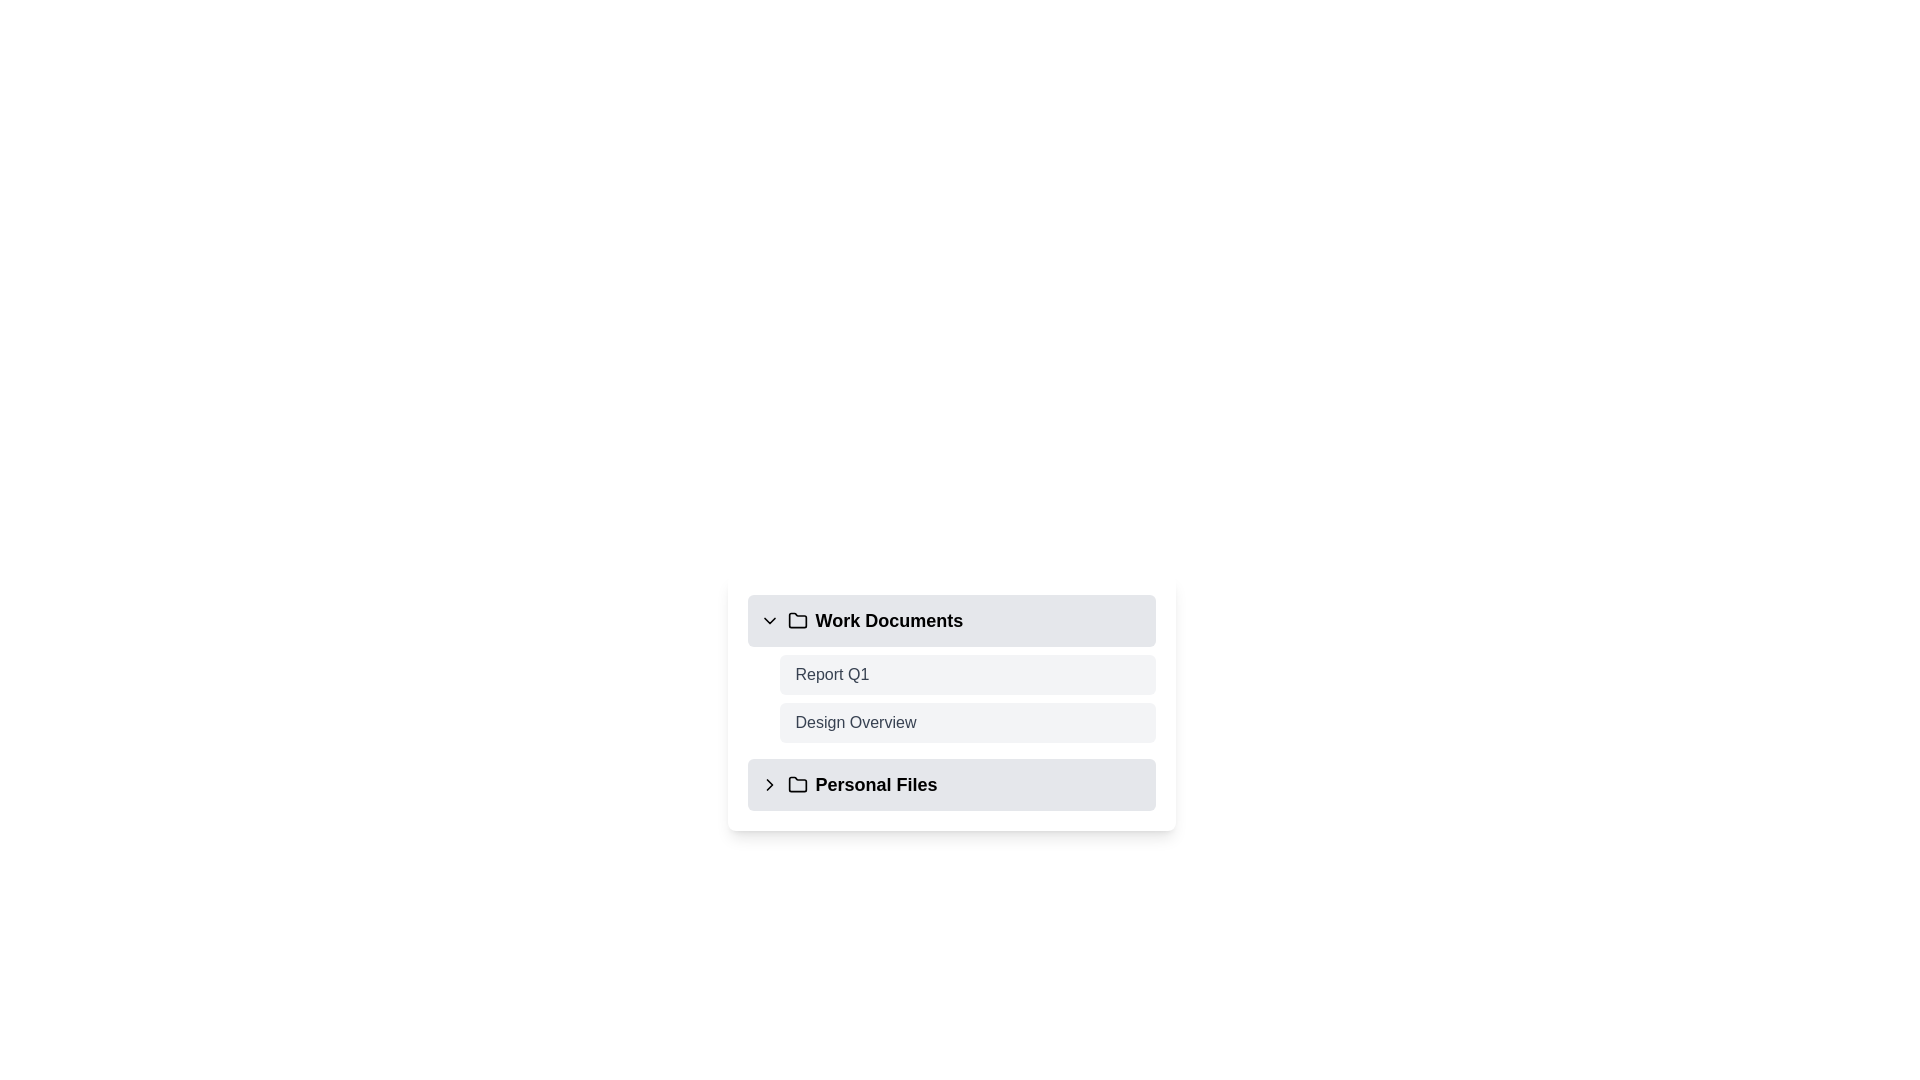 The width and height of the screenshot is (1920, 1080). What do you see at coordinates (876, 784) in the screenshot?
I see `the Text Label indicating file category or directory, which is positioned to the right of a folder icon in the third item of a vertical list of file-related options` at bounding box center [876, 784].